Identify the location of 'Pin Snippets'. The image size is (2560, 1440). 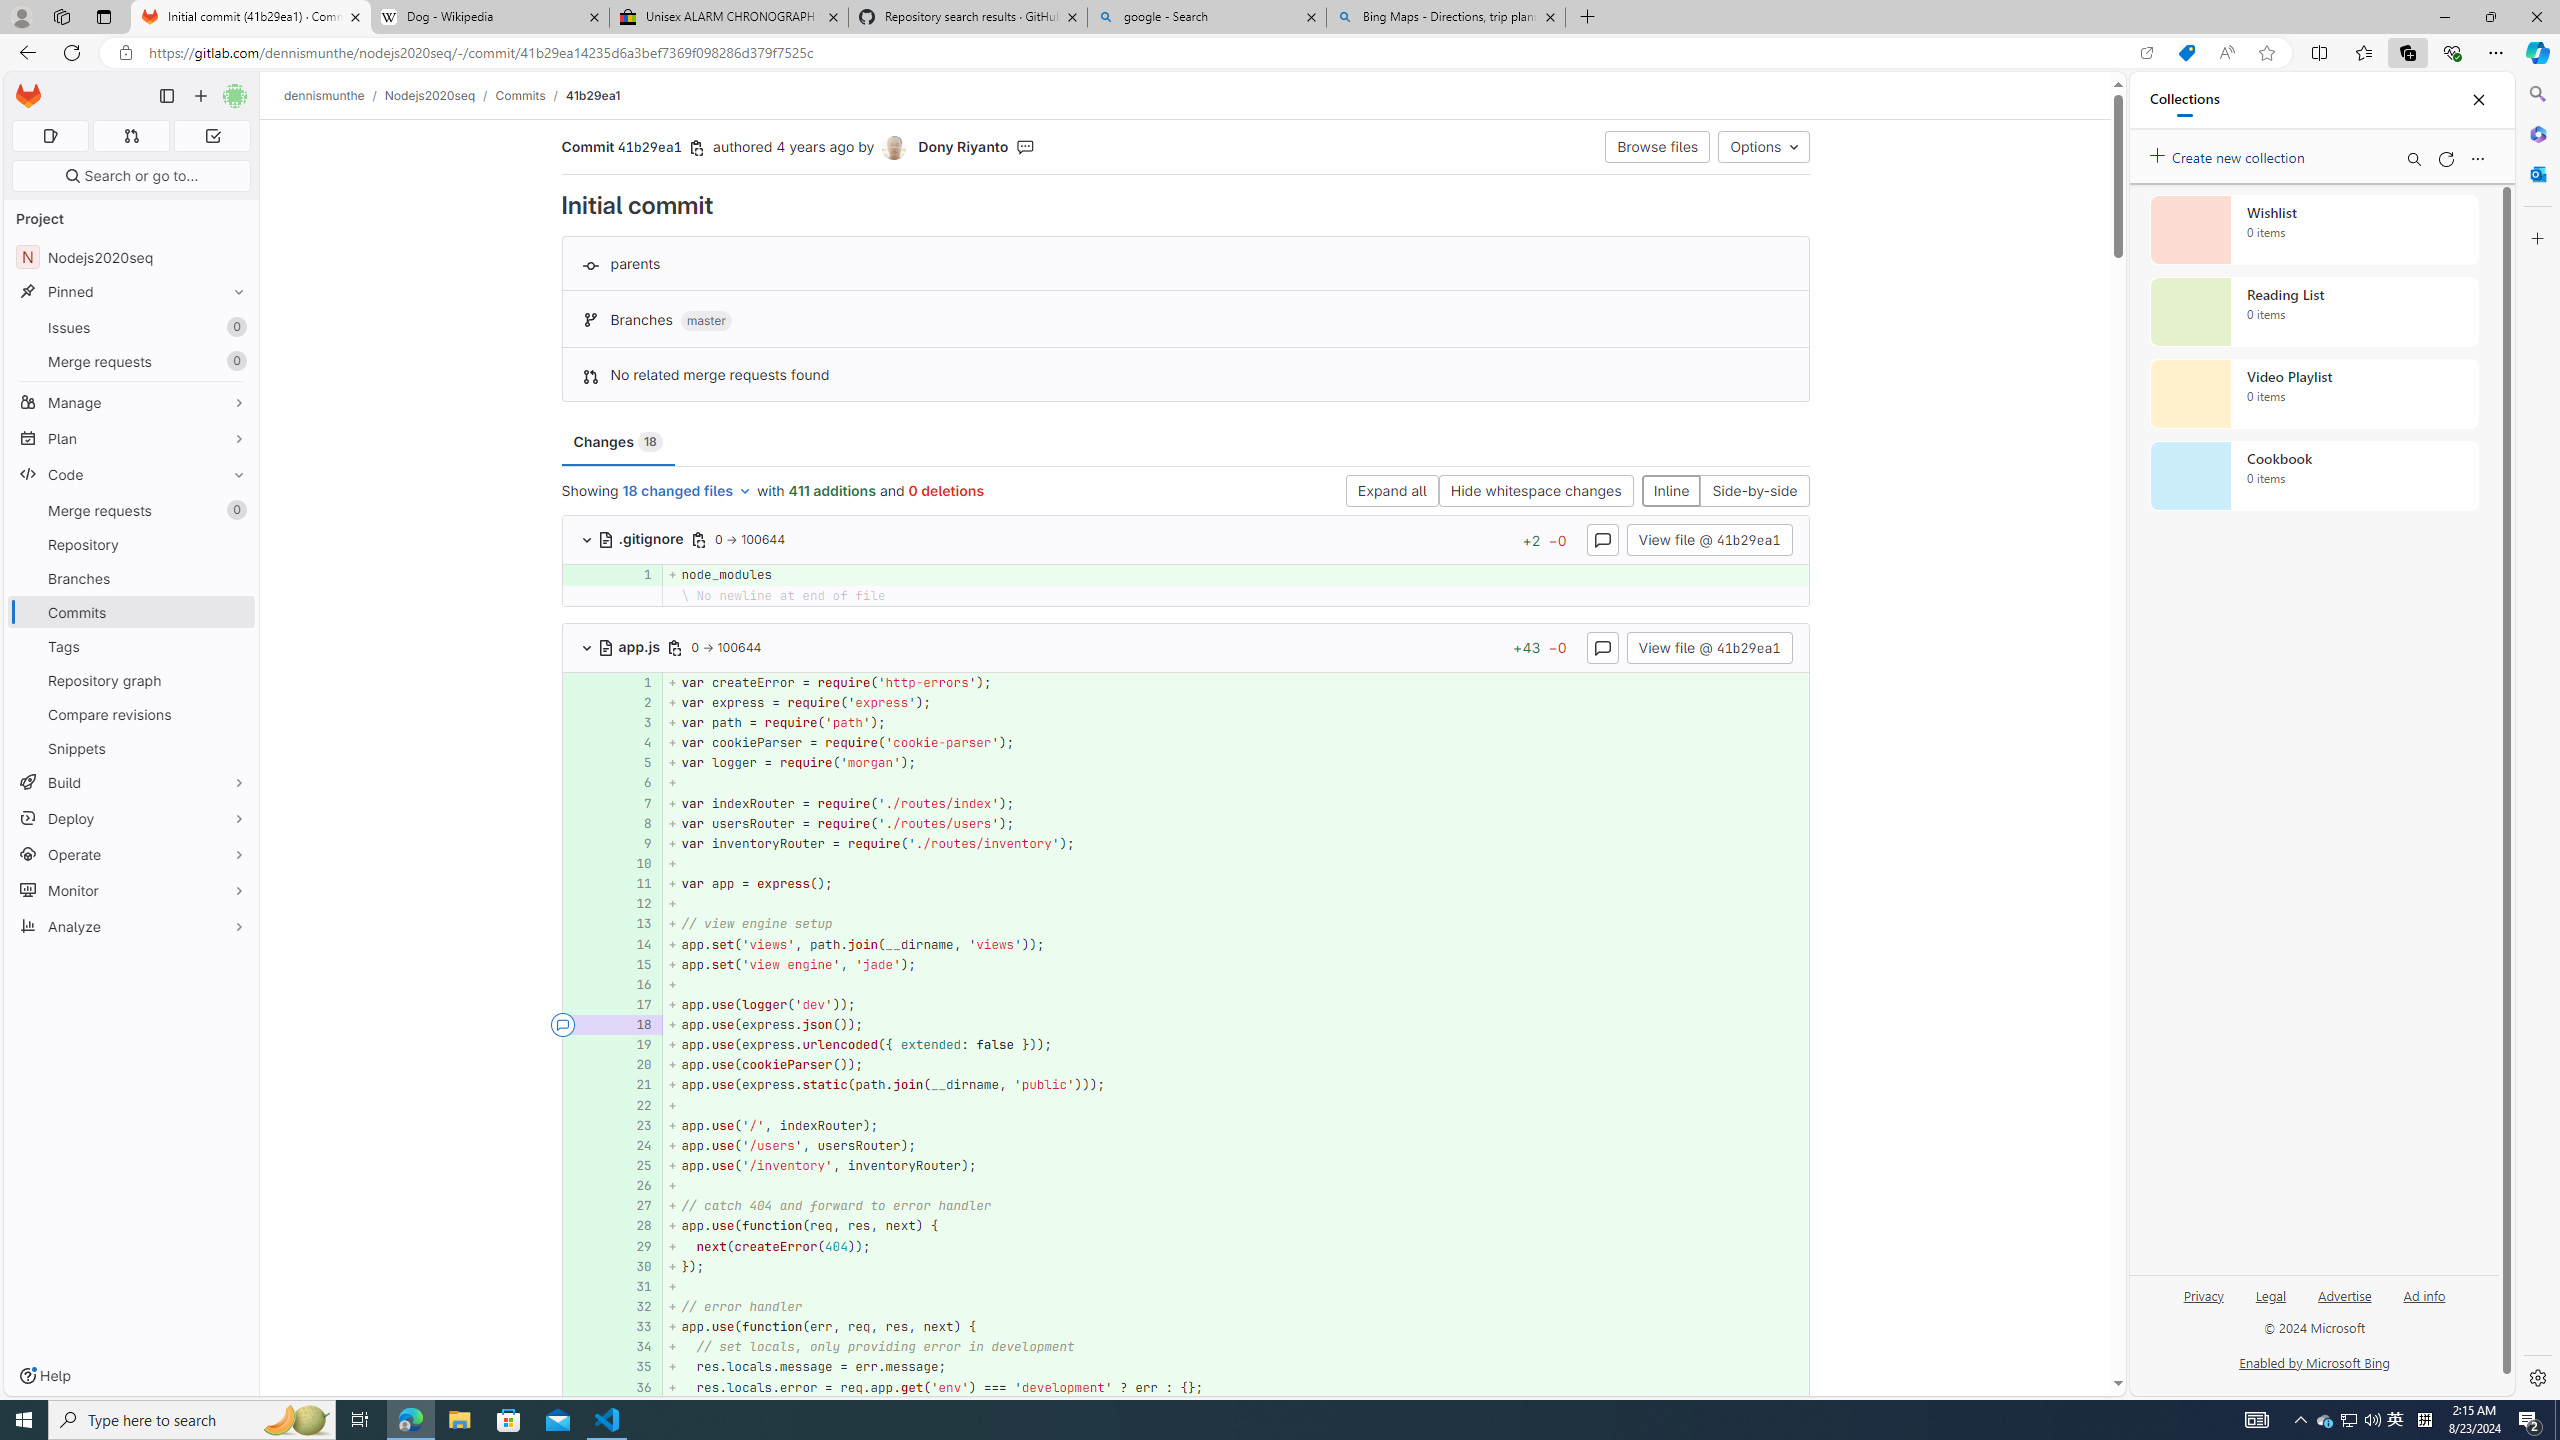
(233, 747).